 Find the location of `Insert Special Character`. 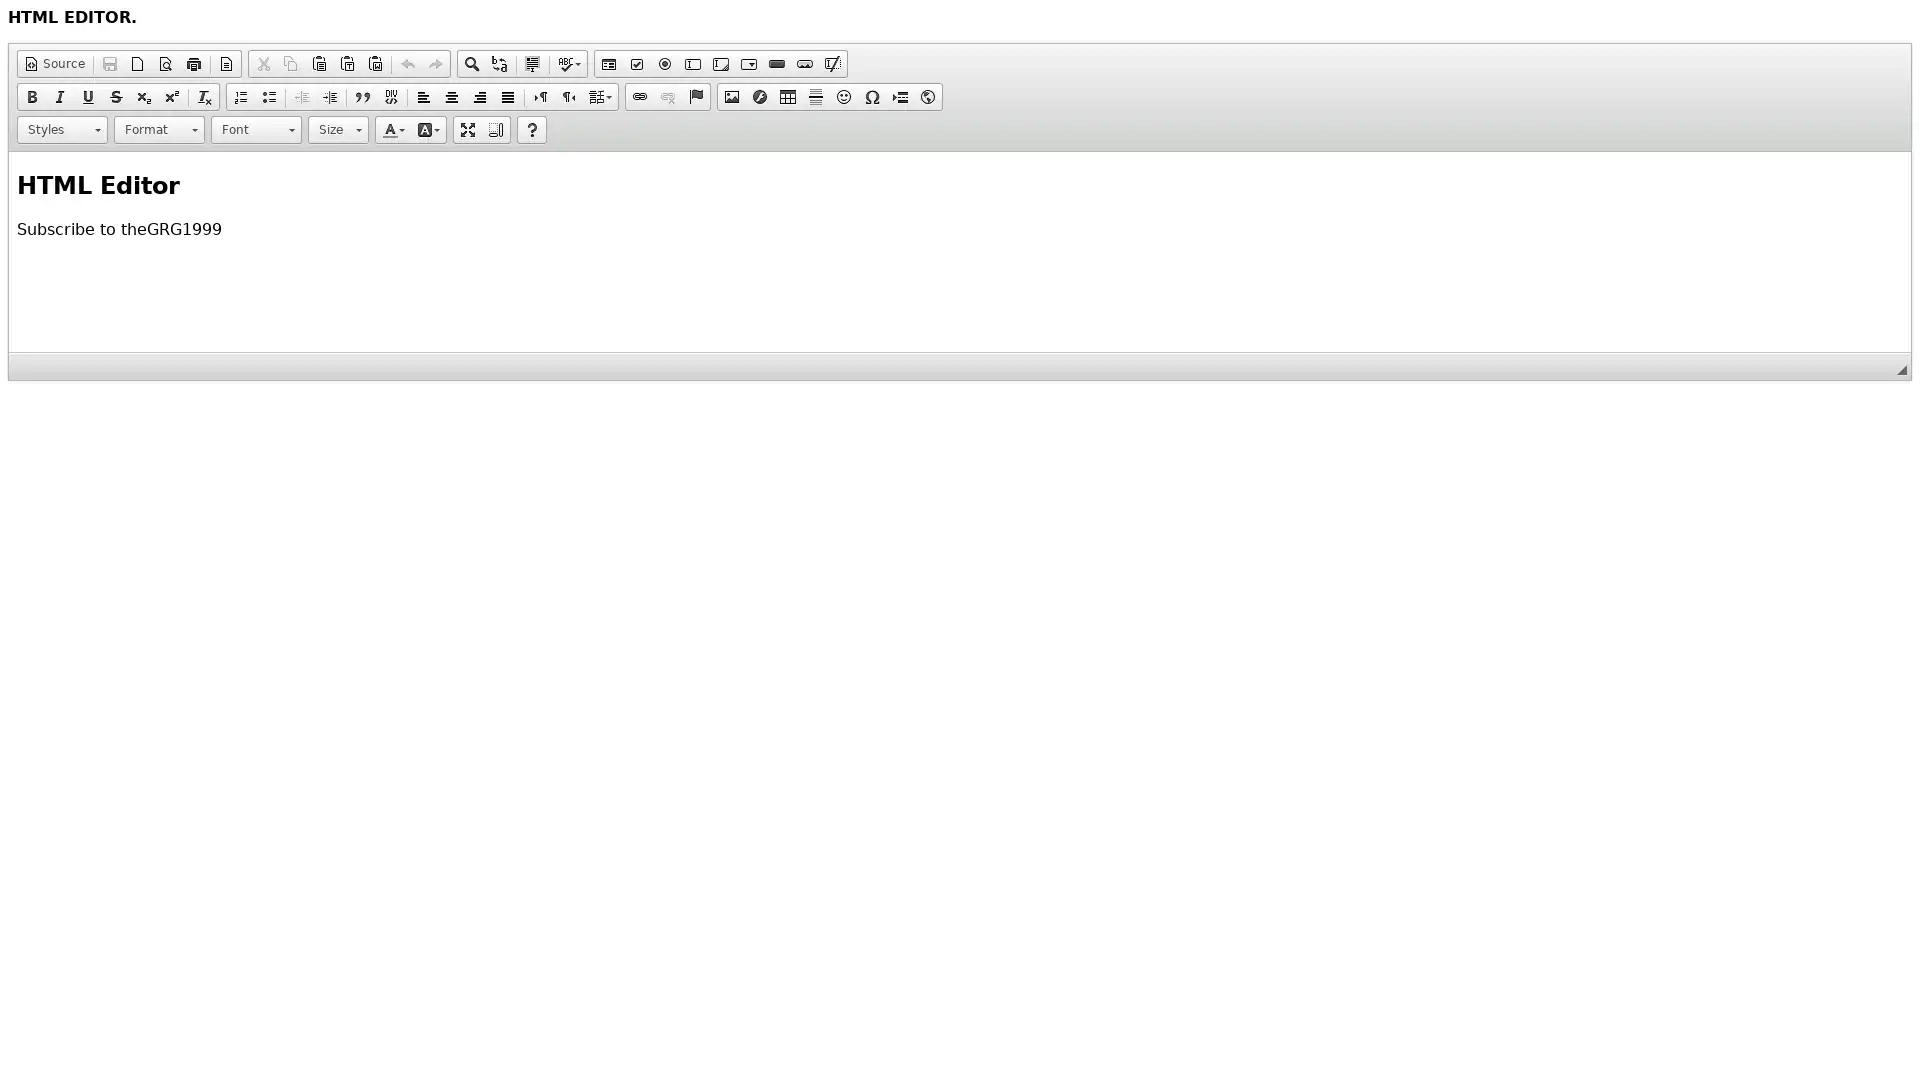

Insert Special Character is located at coordinates (872, 96).